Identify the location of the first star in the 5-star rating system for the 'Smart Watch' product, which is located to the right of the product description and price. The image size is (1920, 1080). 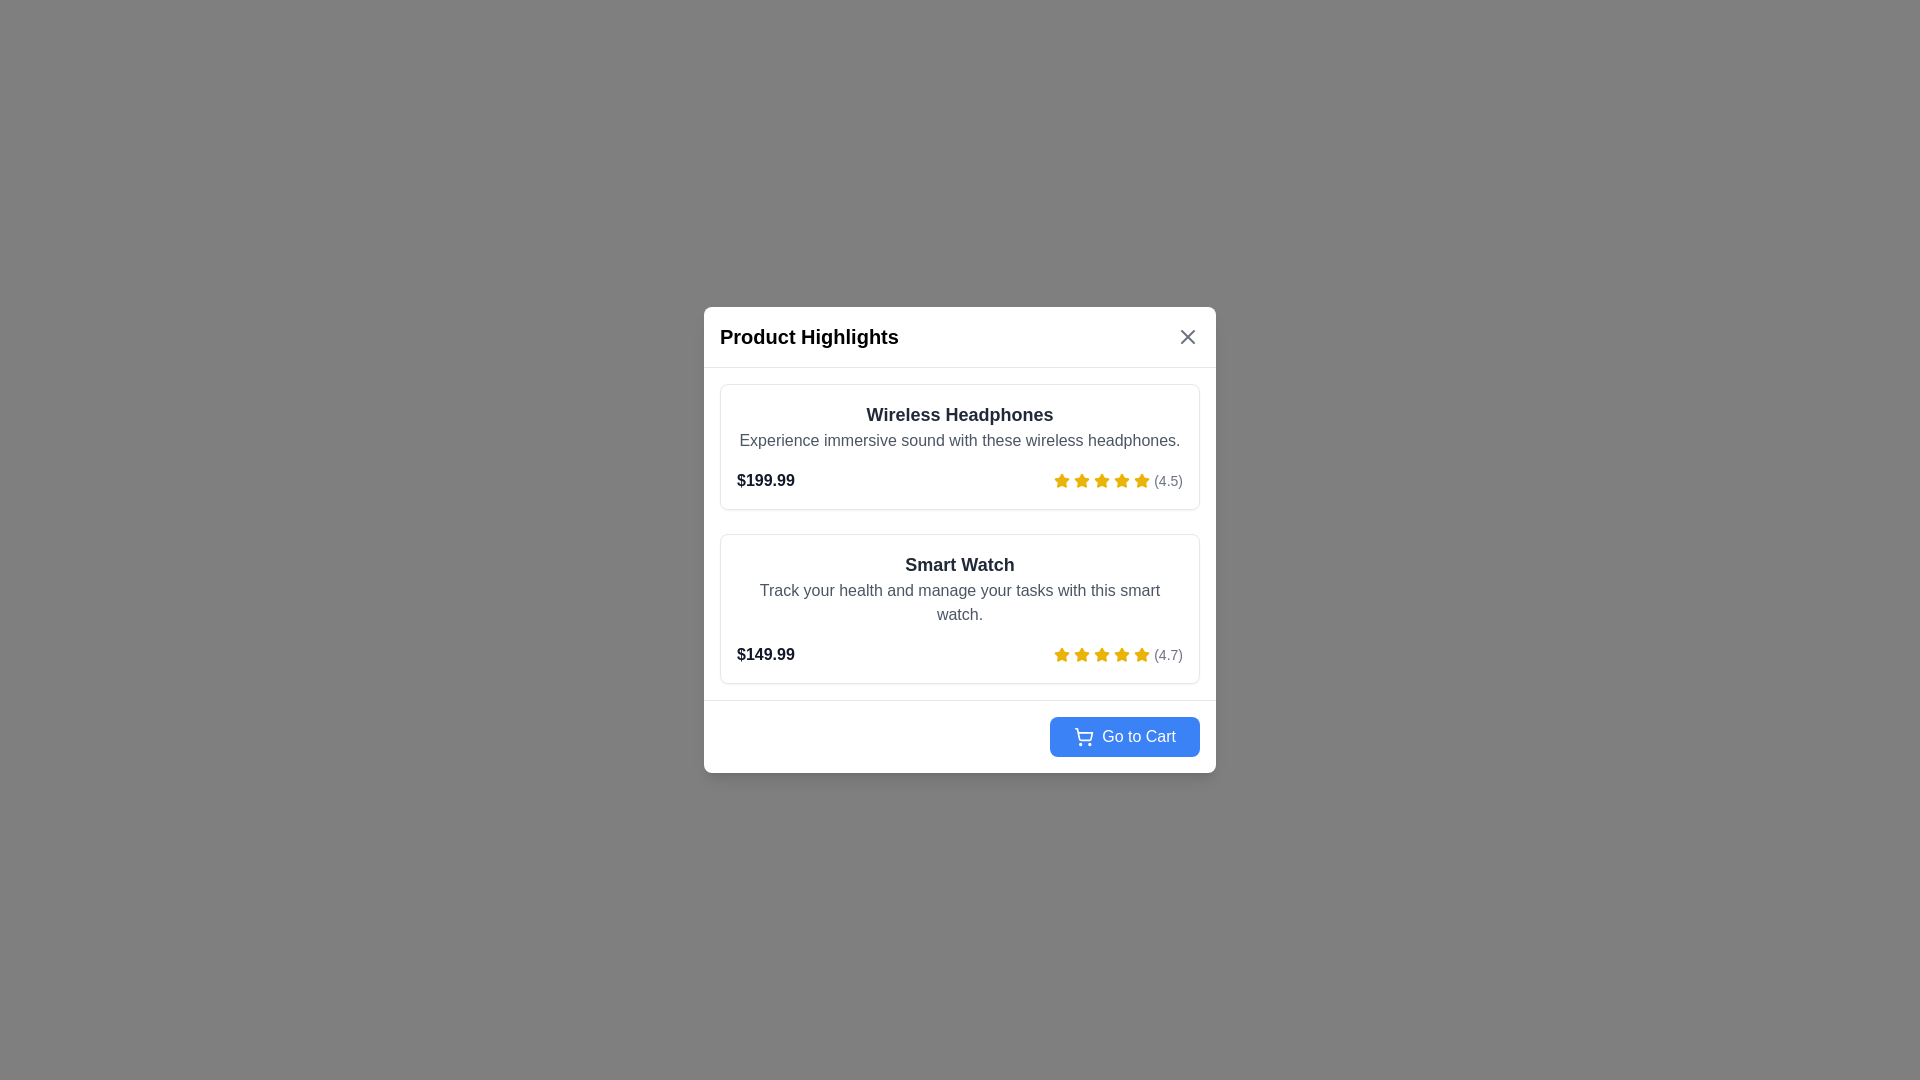
(1061, 655).